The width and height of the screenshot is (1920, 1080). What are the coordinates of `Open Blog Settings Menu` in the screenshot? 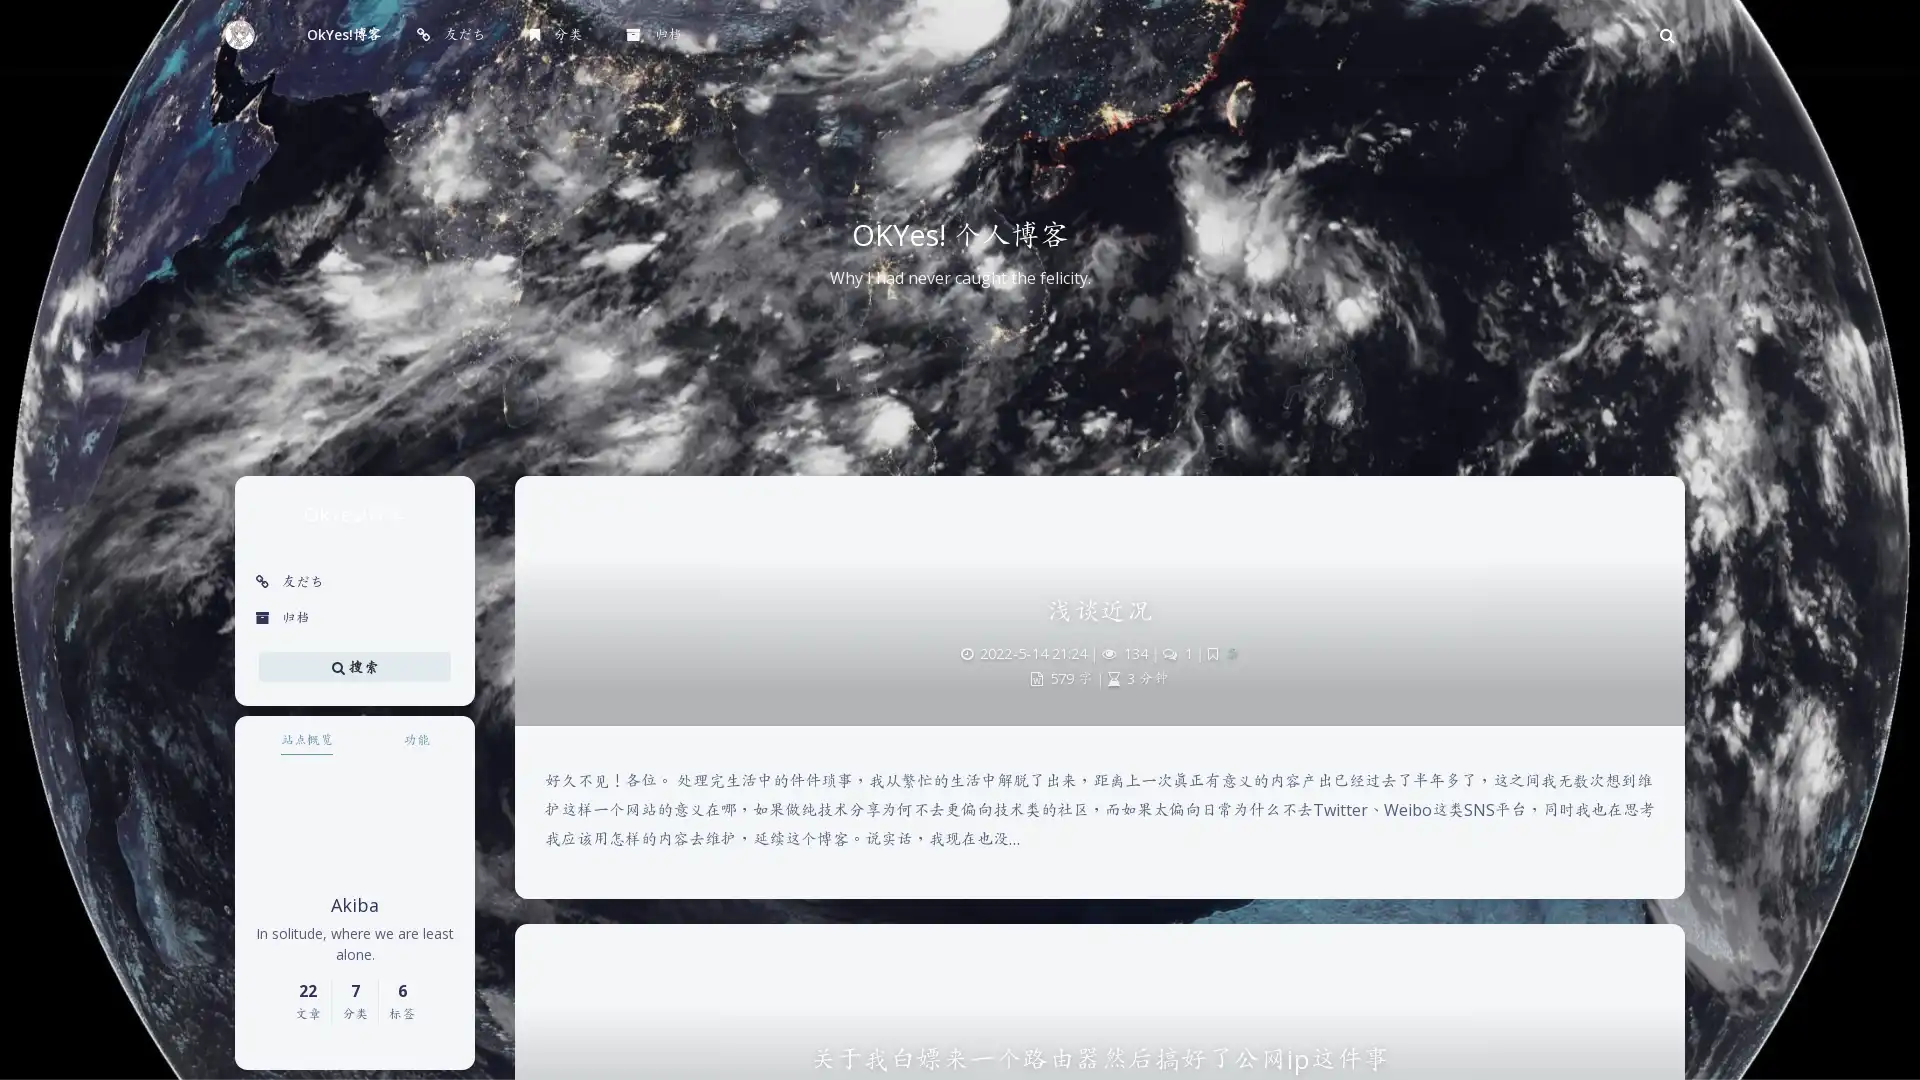 It's located at (1870, 985).